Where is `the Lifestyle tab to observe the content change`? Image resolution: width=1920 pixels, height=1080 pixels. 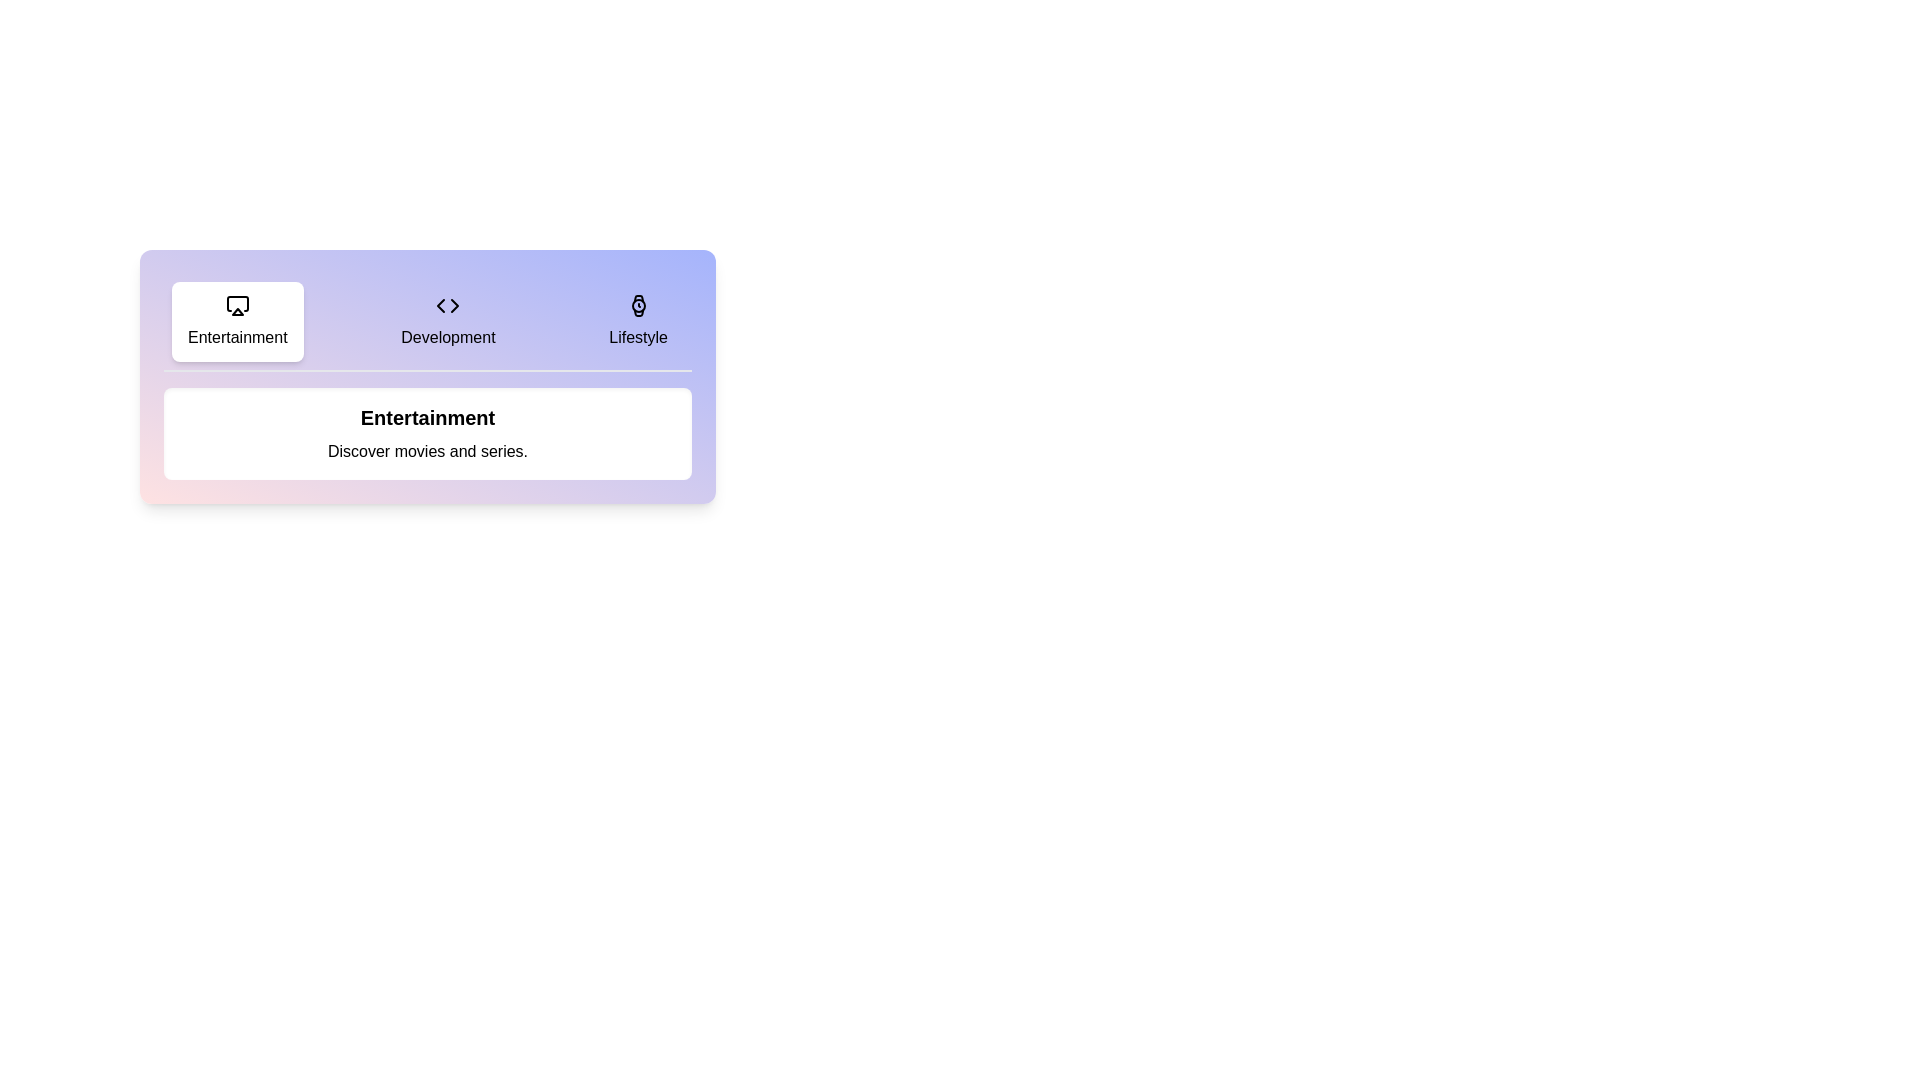
the Lifestyle tab to observe the content change is located at coordinates (637, 320).